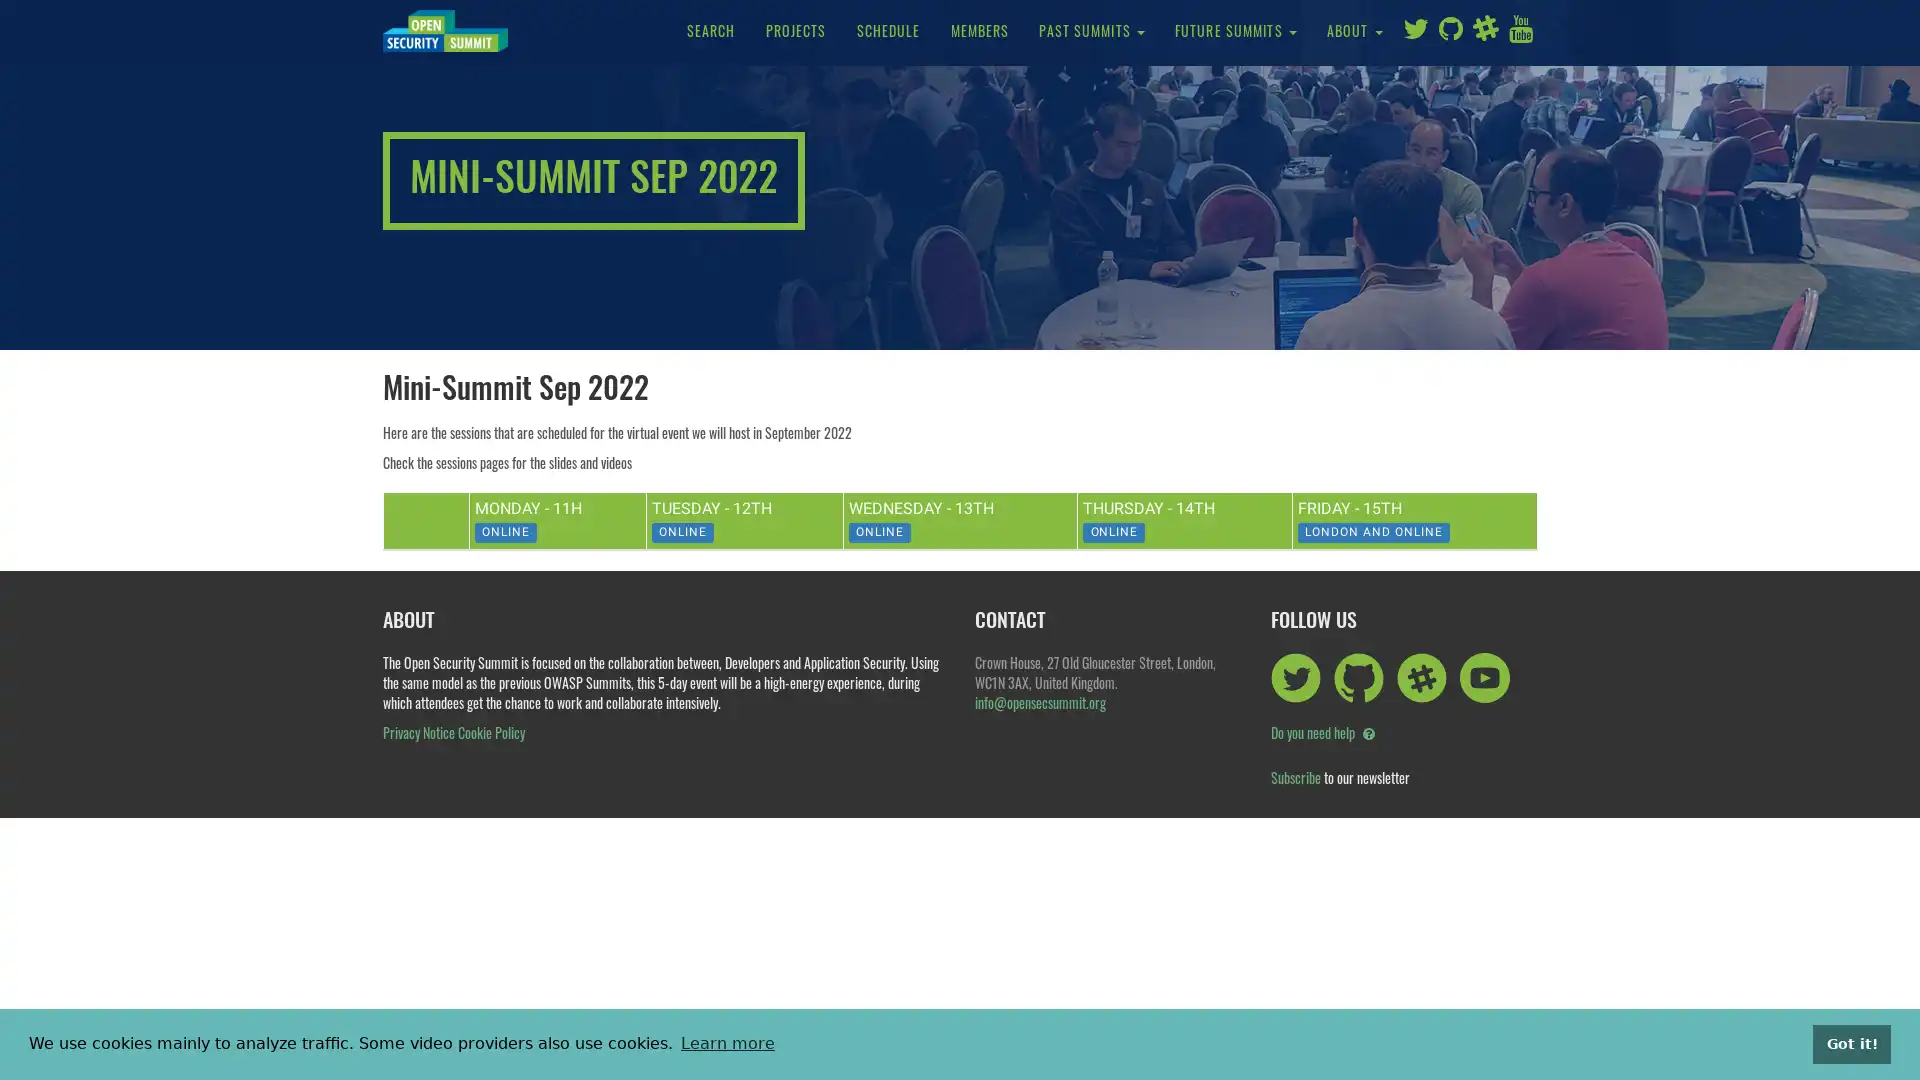 This screenshot has width=1920, height=1080. Describe the element at coordinates (1851, 1043) in the screenshot. I see `dismiss cookie message` at that location.